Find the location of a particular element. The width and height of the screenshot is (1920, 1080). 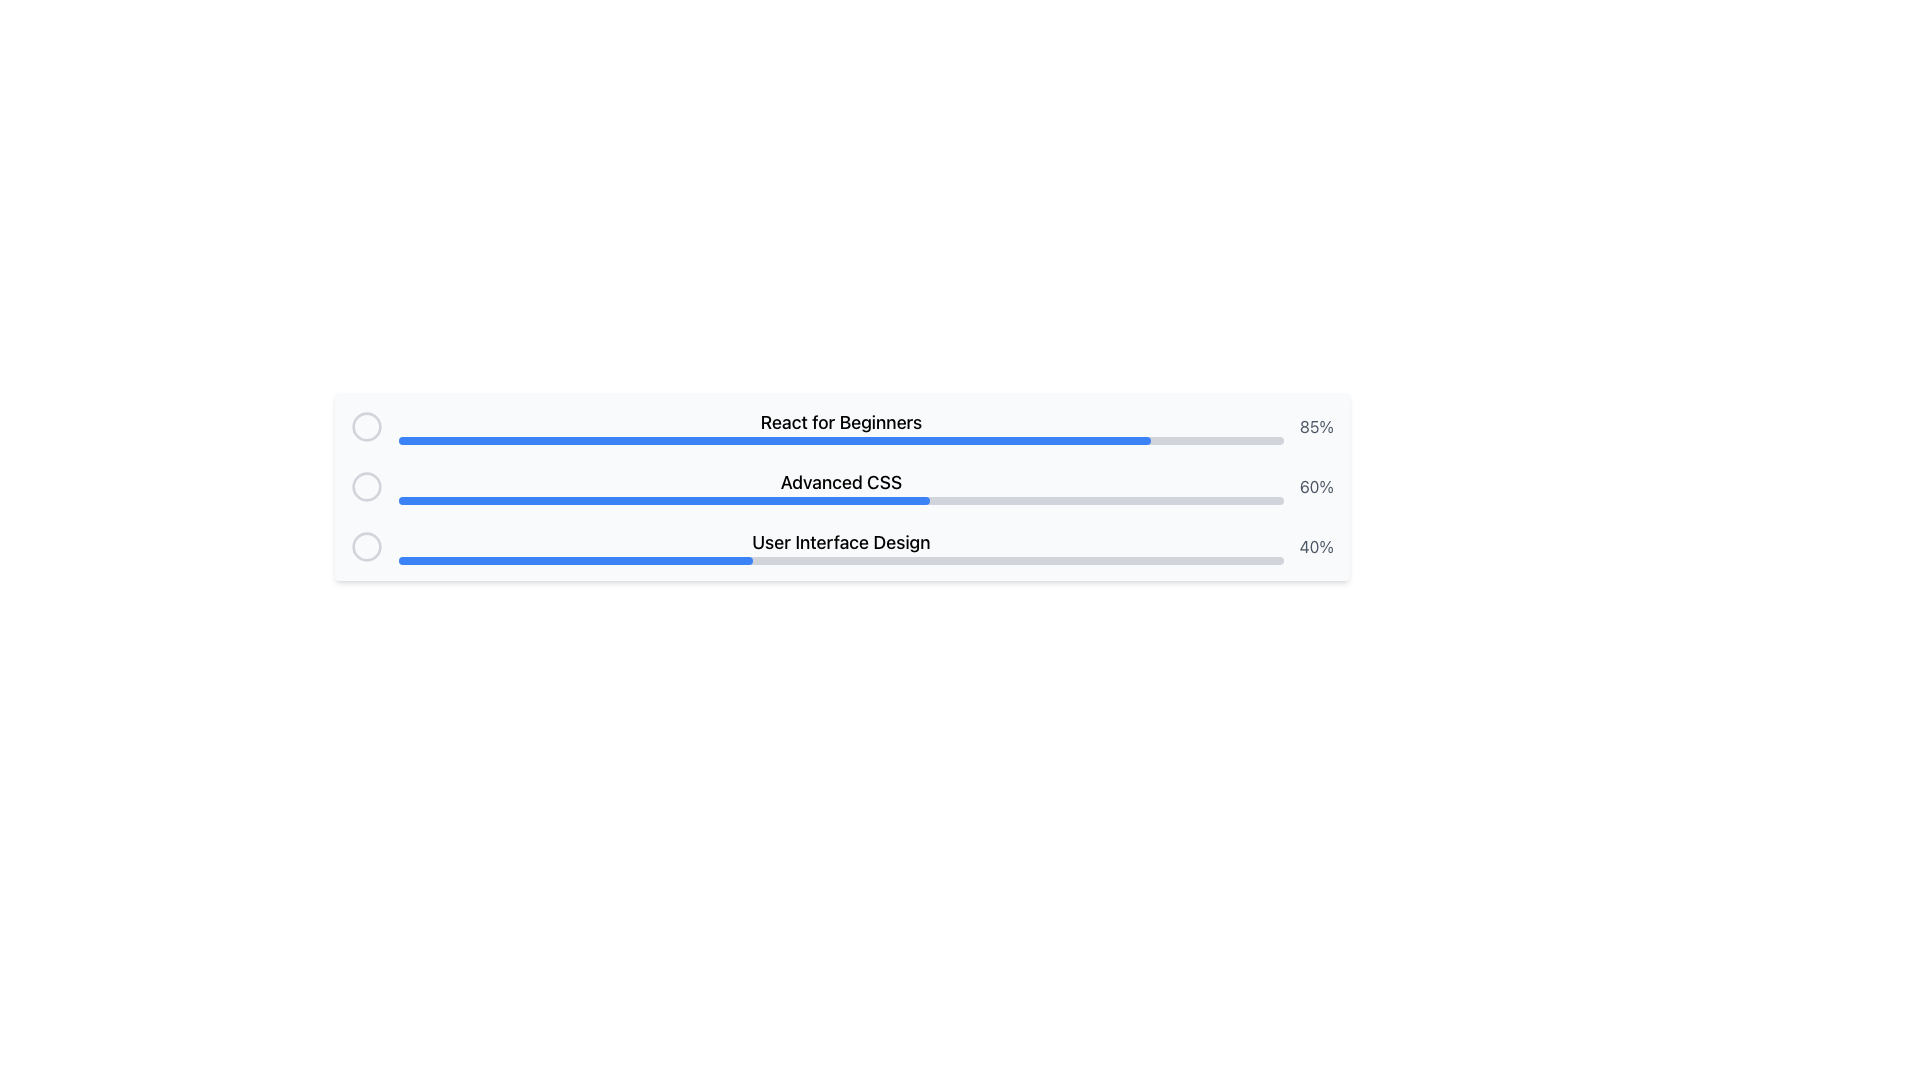

the 'Advanced CSS' text label element, which is styled in a medium-sized bold font and is centrally located in a vertically arranged list is located at coordinates (841, 482).